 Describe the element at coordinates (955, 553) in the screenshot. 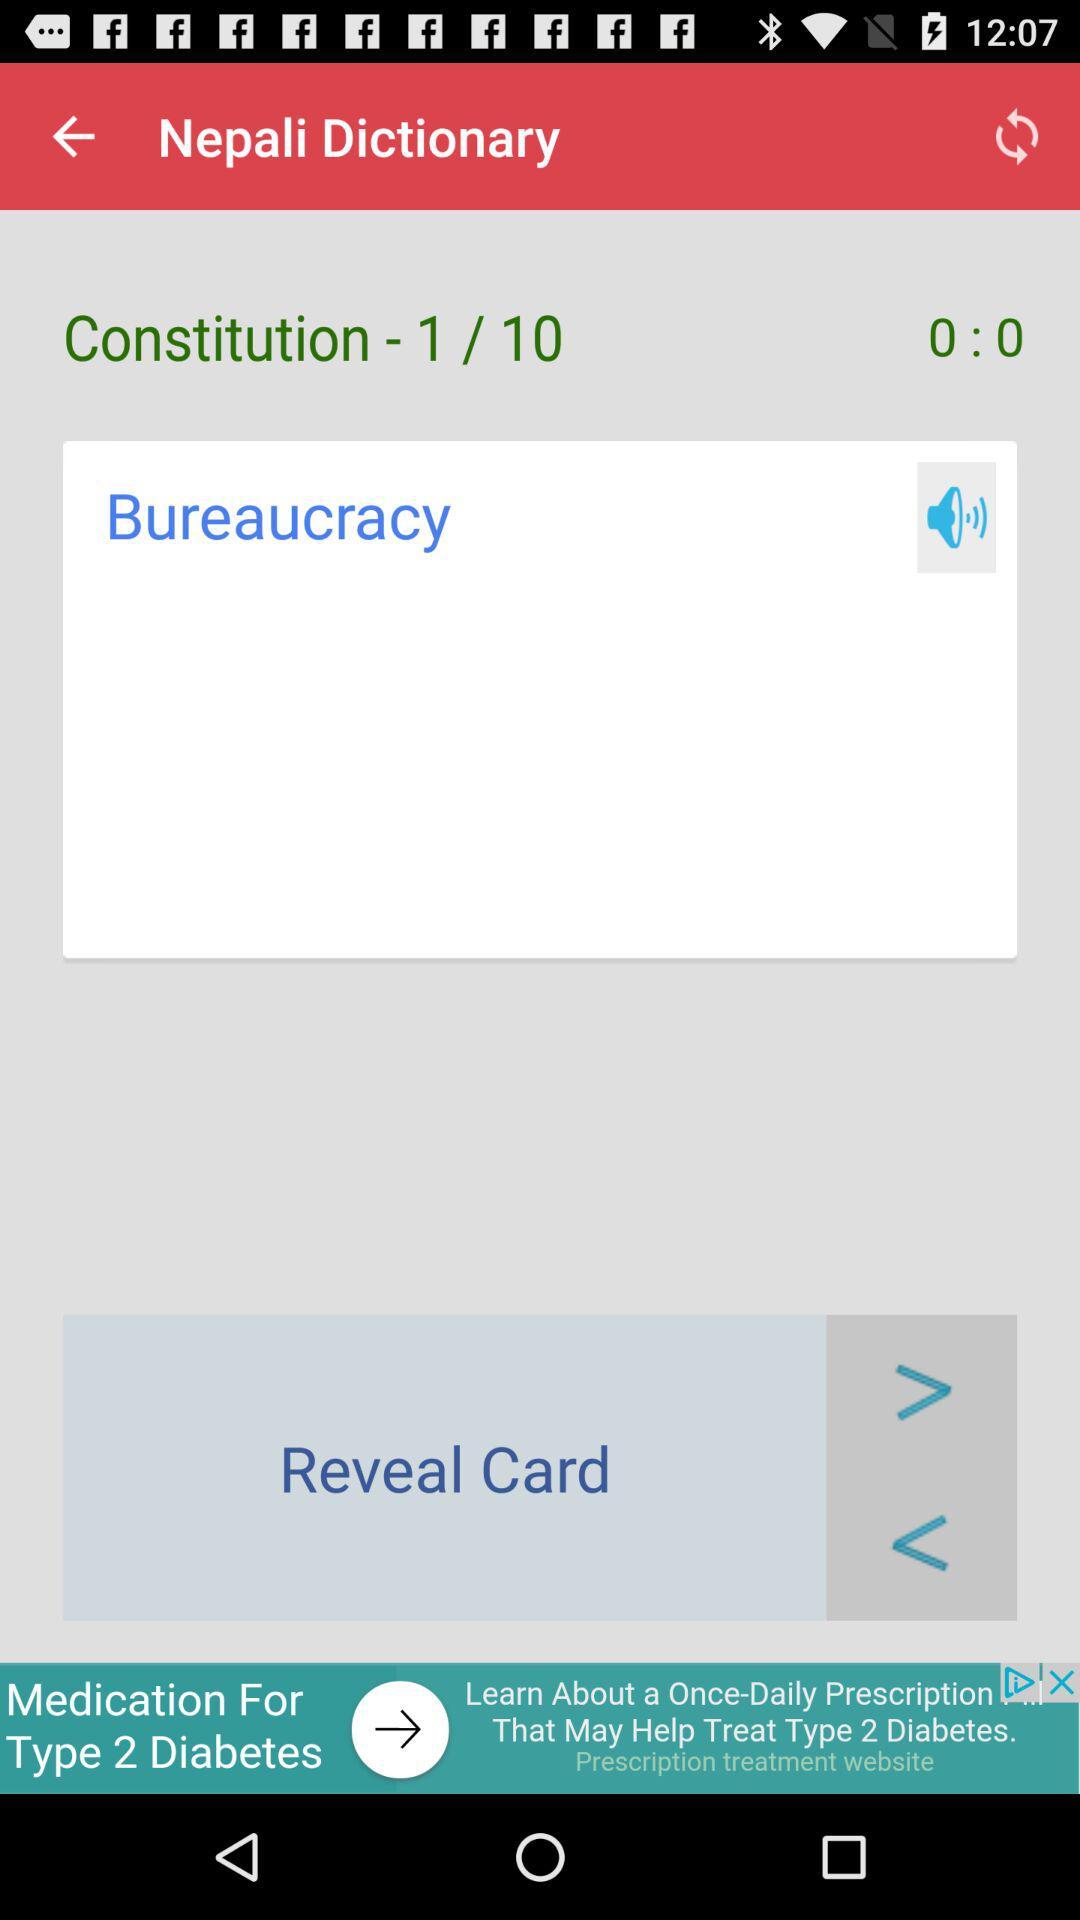

I see `the volume icon` at that location.